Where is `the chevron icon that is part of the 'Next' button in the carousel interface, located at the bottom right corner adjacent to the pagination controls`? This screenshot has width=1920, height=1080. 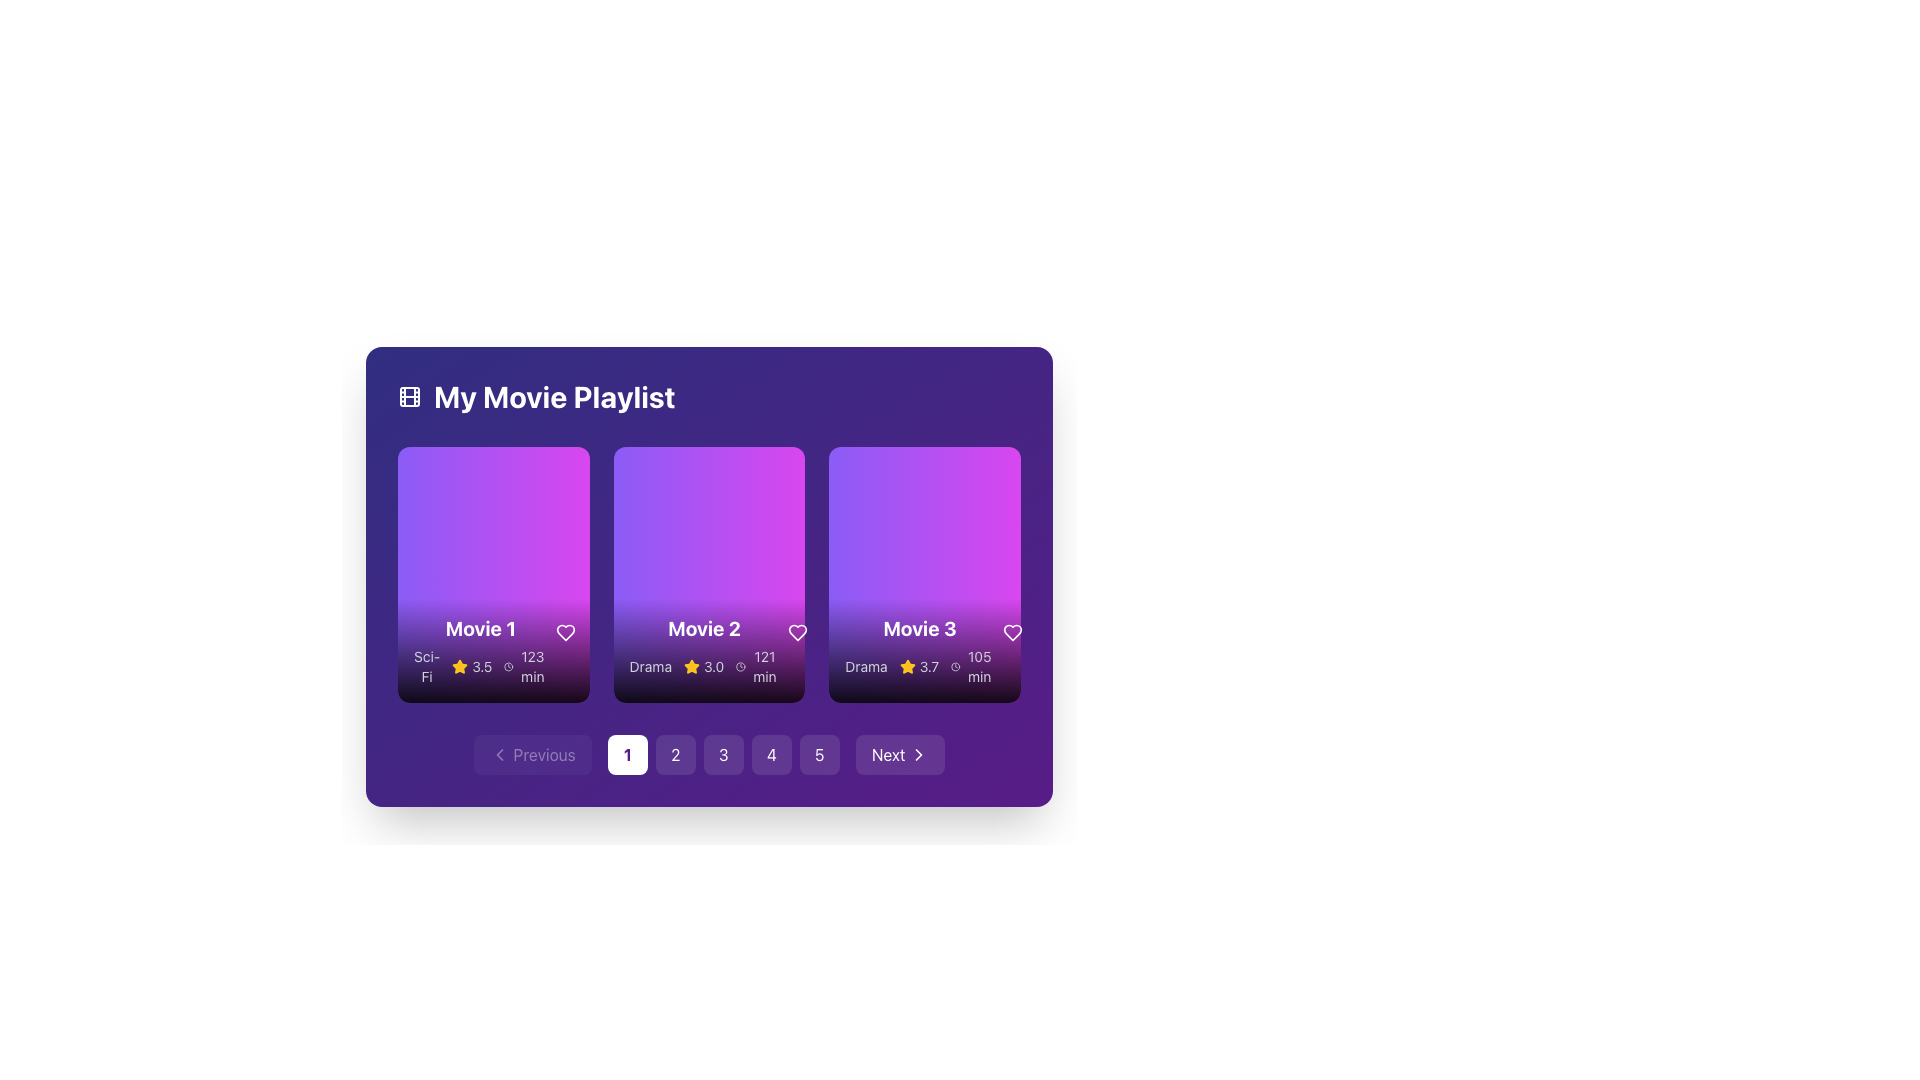 the chevron icon that is part of the 'Next' button in the carousel interface, located at the bottom right corner adjacent to the pagination controls is located at coordinates (918, 755).